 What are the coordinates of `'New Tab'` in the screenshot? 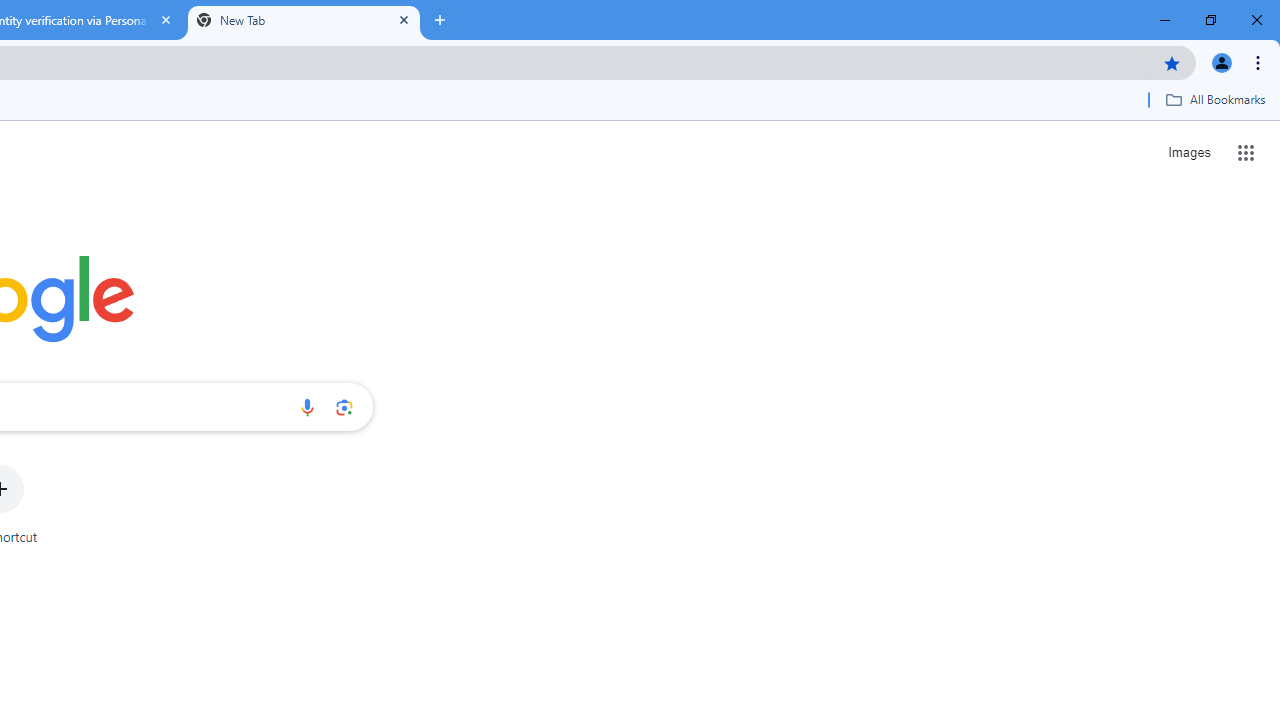 It's located at (303, 20).